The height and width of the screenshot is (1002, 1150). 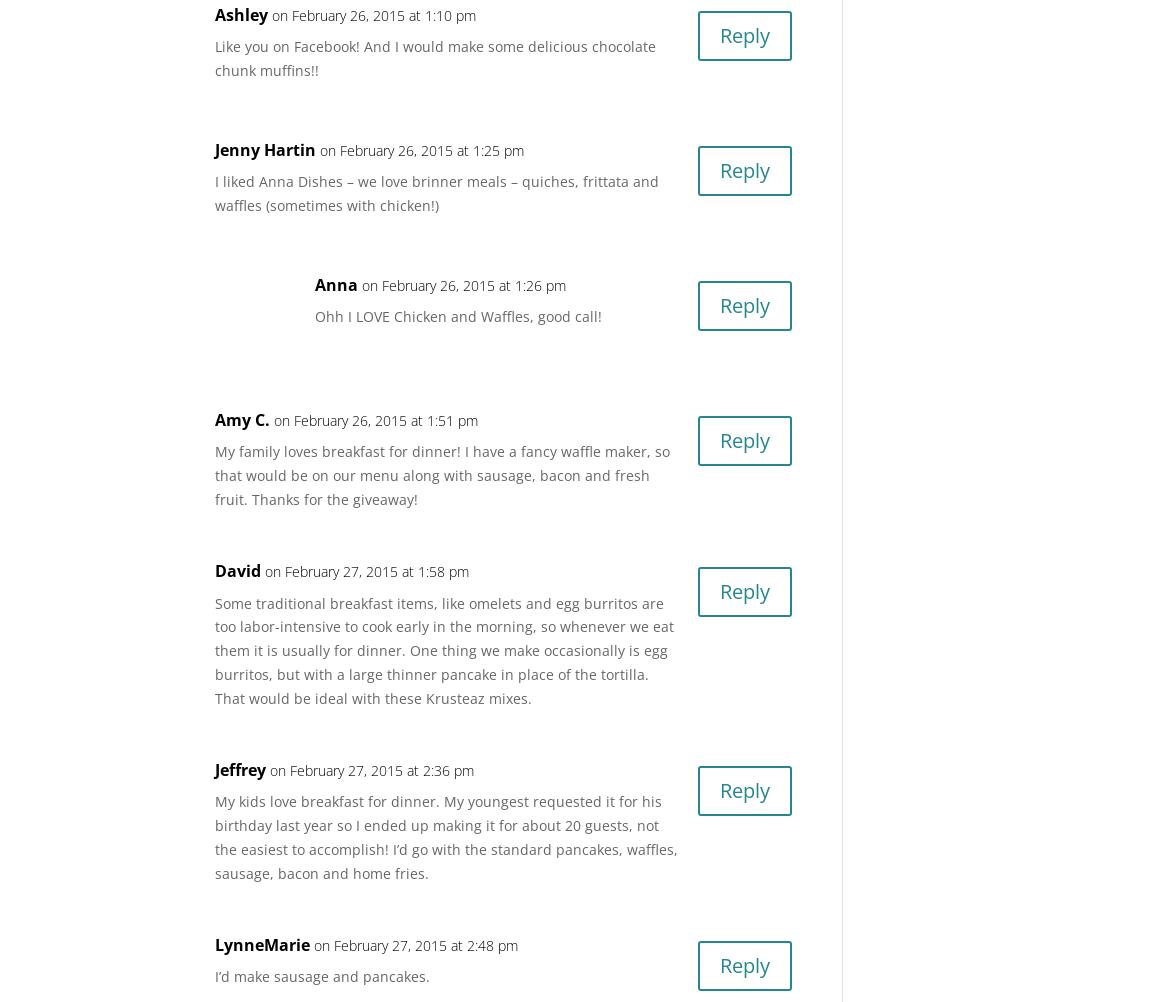 What do you see at coordinates (458, 315) in the screenshot?
I see `'Ohh I LOVE Chicken and Waffles, good call!'` at bounding box center [458, 315].